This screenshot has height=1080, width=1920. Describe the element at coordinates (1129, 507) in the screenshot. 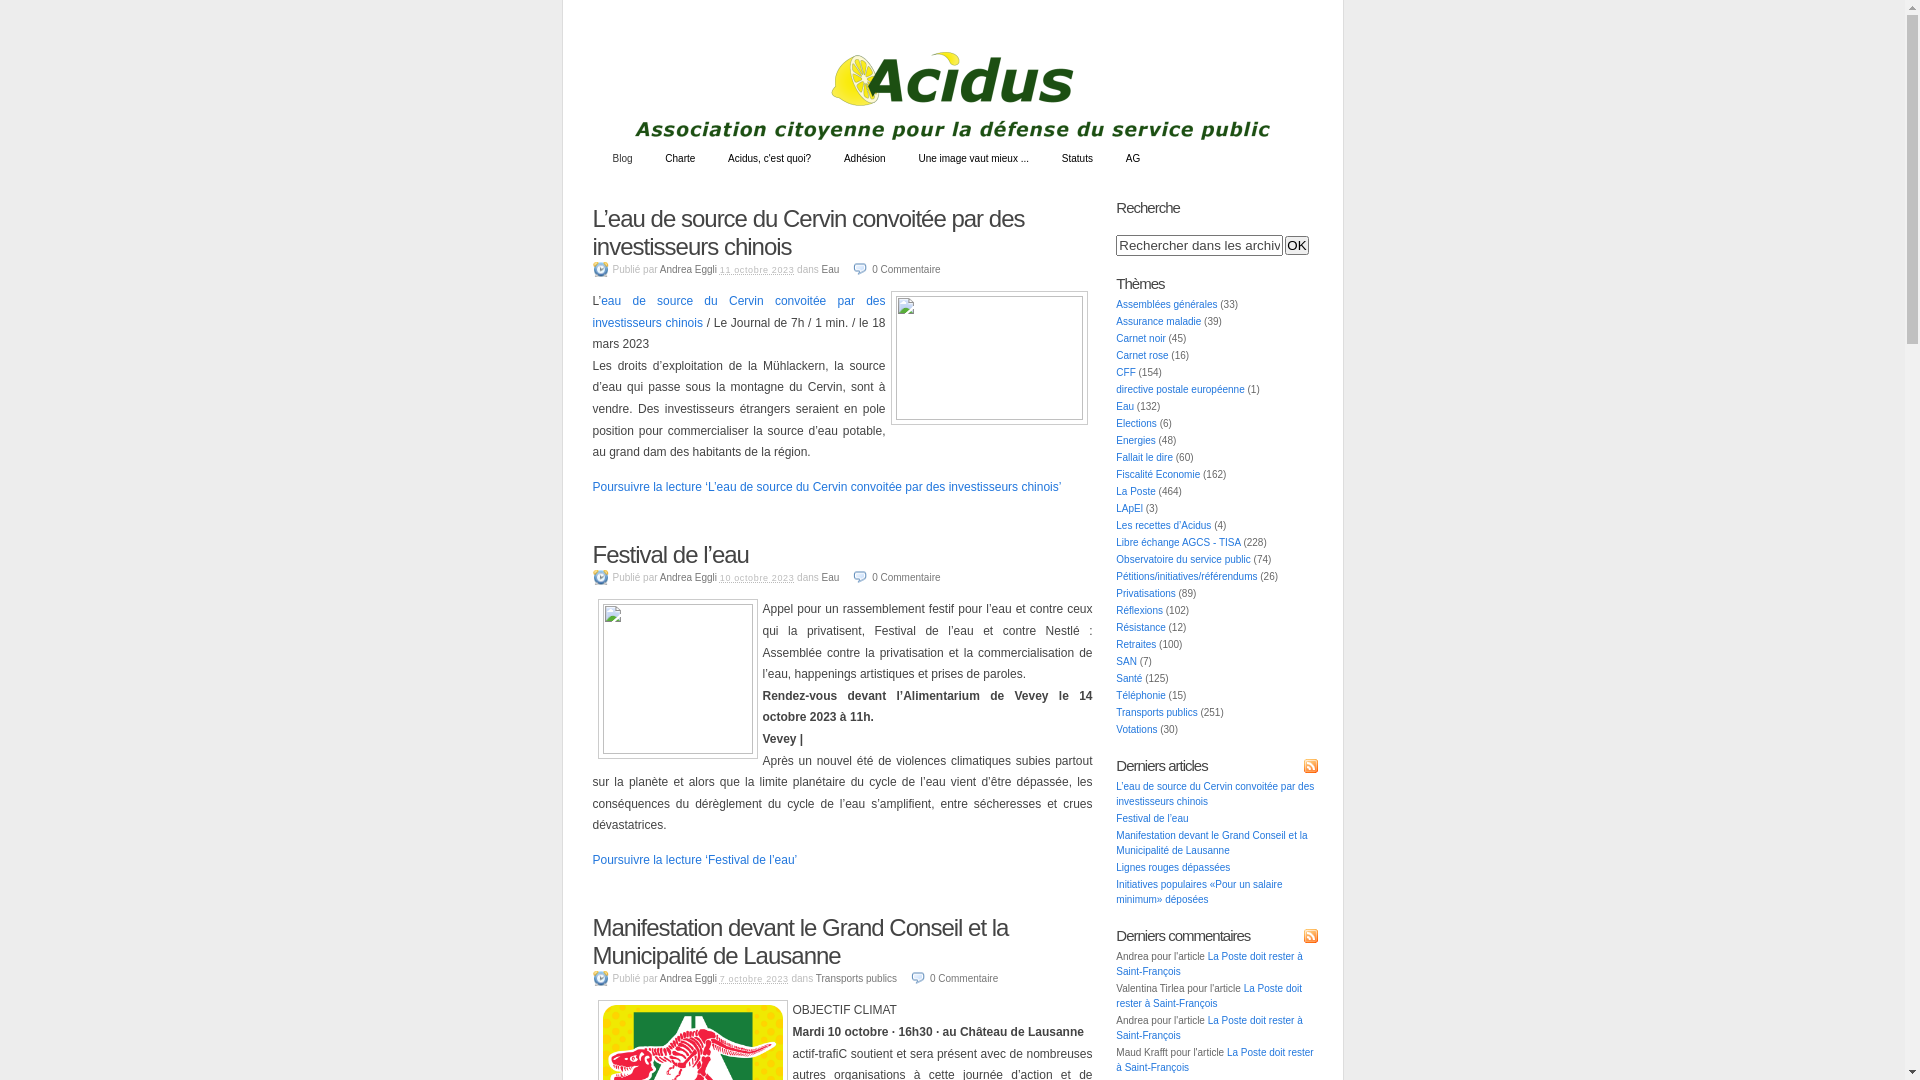

I see `'LApEl'` at that location.